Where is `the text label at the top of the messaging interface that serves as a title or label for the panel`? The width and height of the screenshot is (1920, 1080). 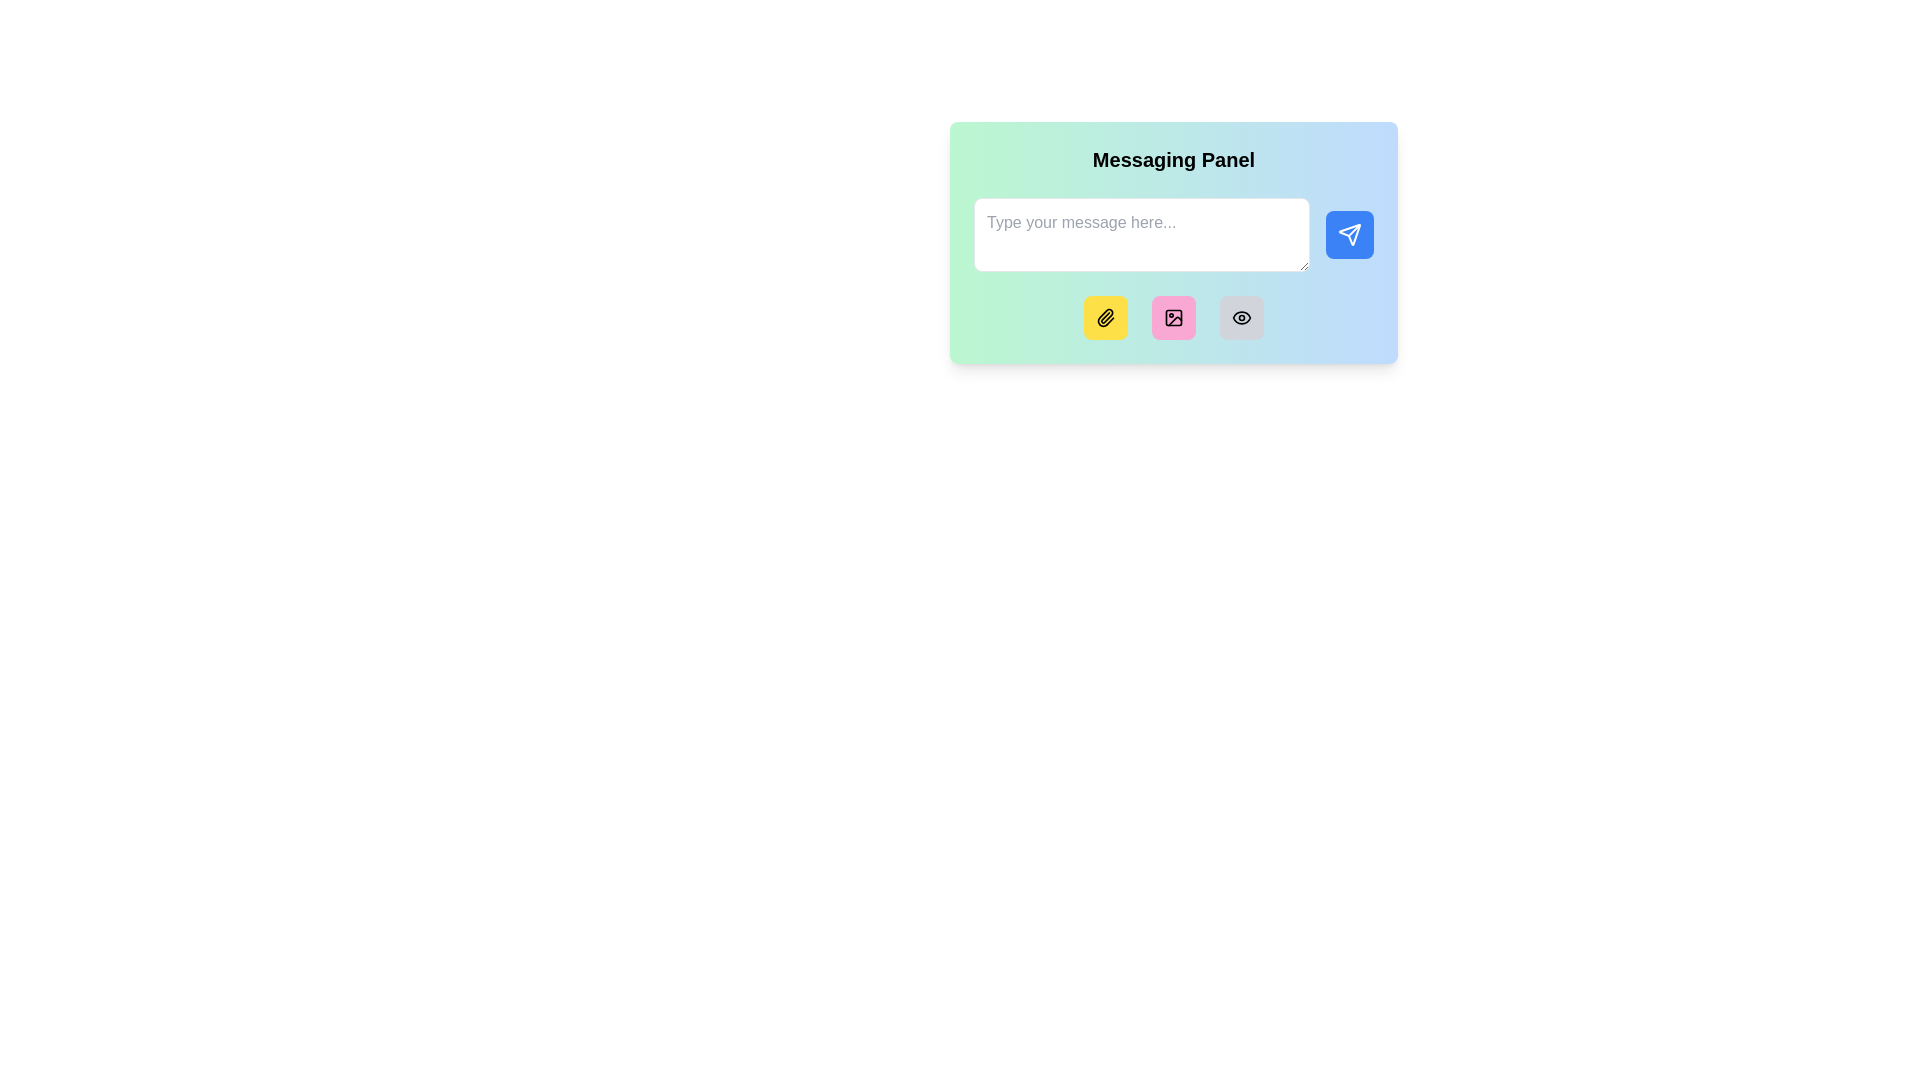 the text label at the top of the messaging interface that serves as a title or label for the panel is located at coordinates (1174, 158).